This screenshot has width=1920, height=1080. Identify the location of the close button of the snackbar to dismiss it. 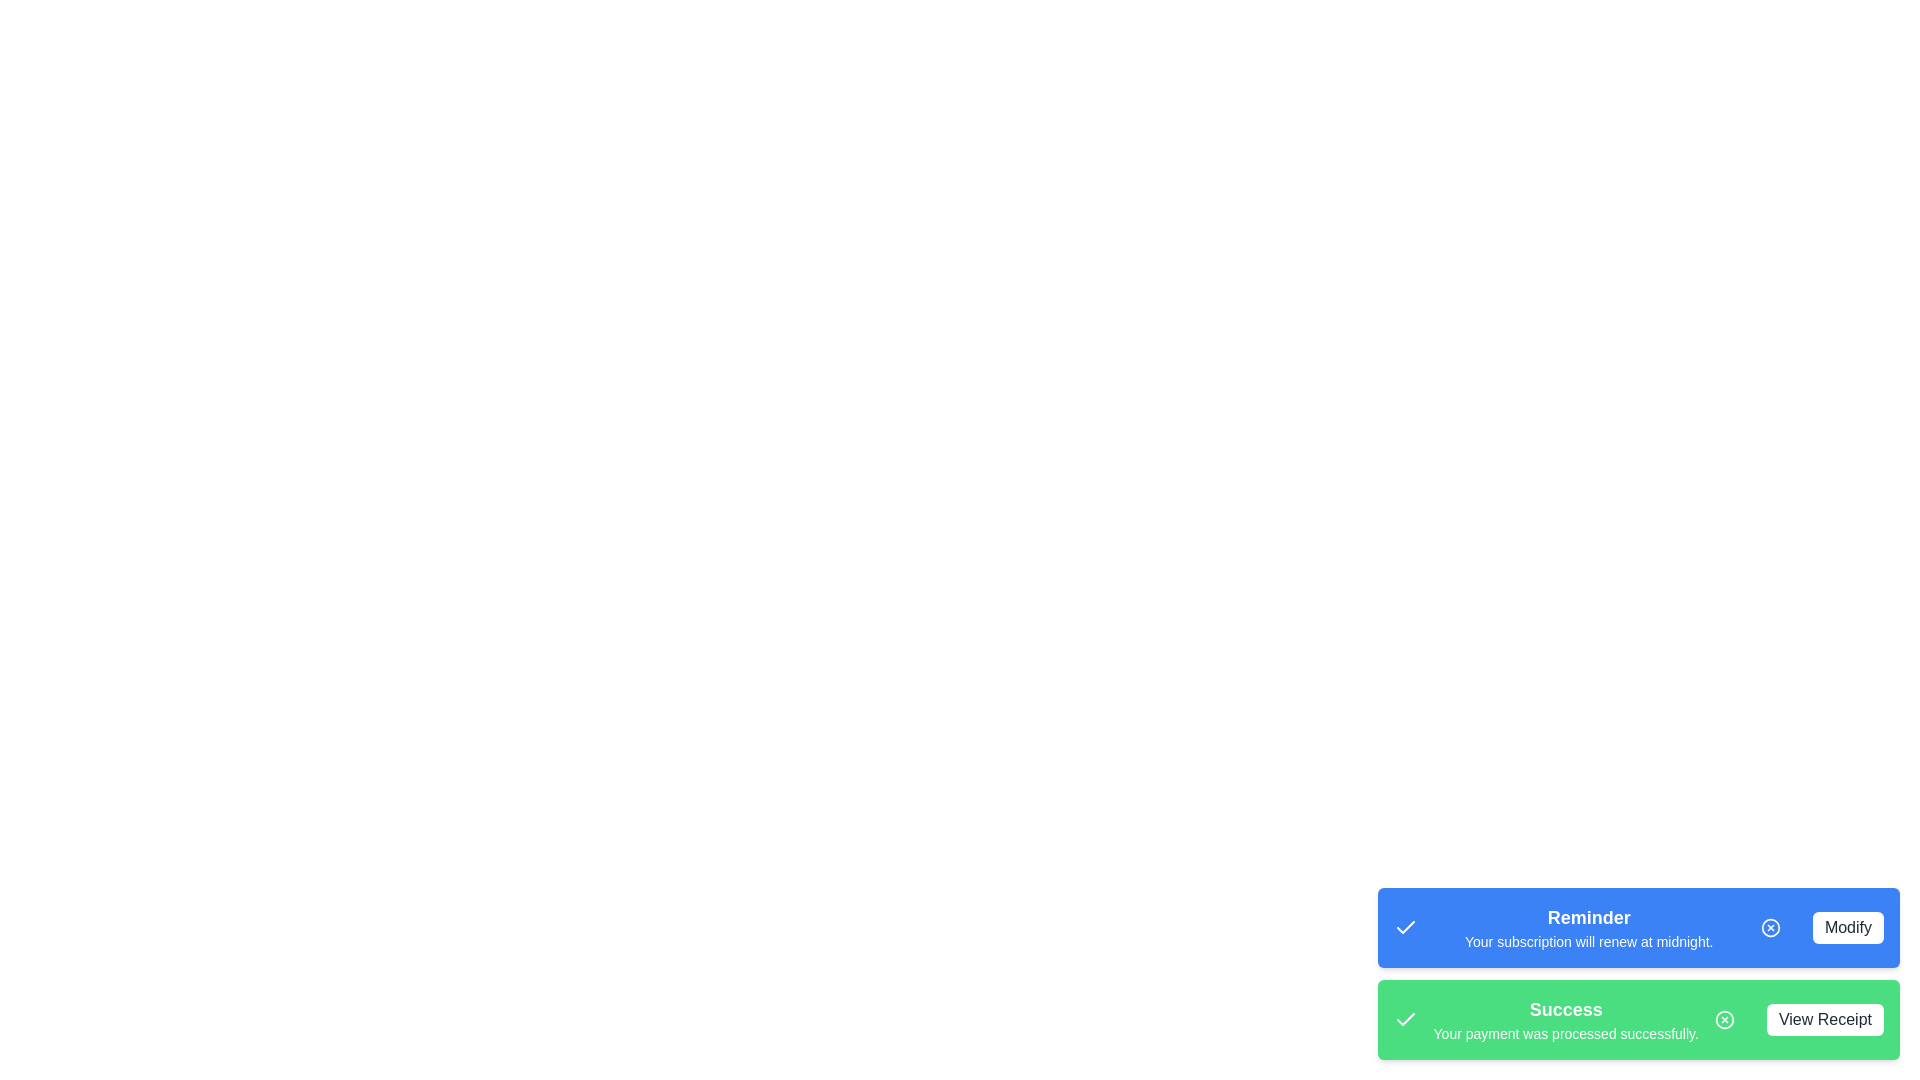
(1770, 928).